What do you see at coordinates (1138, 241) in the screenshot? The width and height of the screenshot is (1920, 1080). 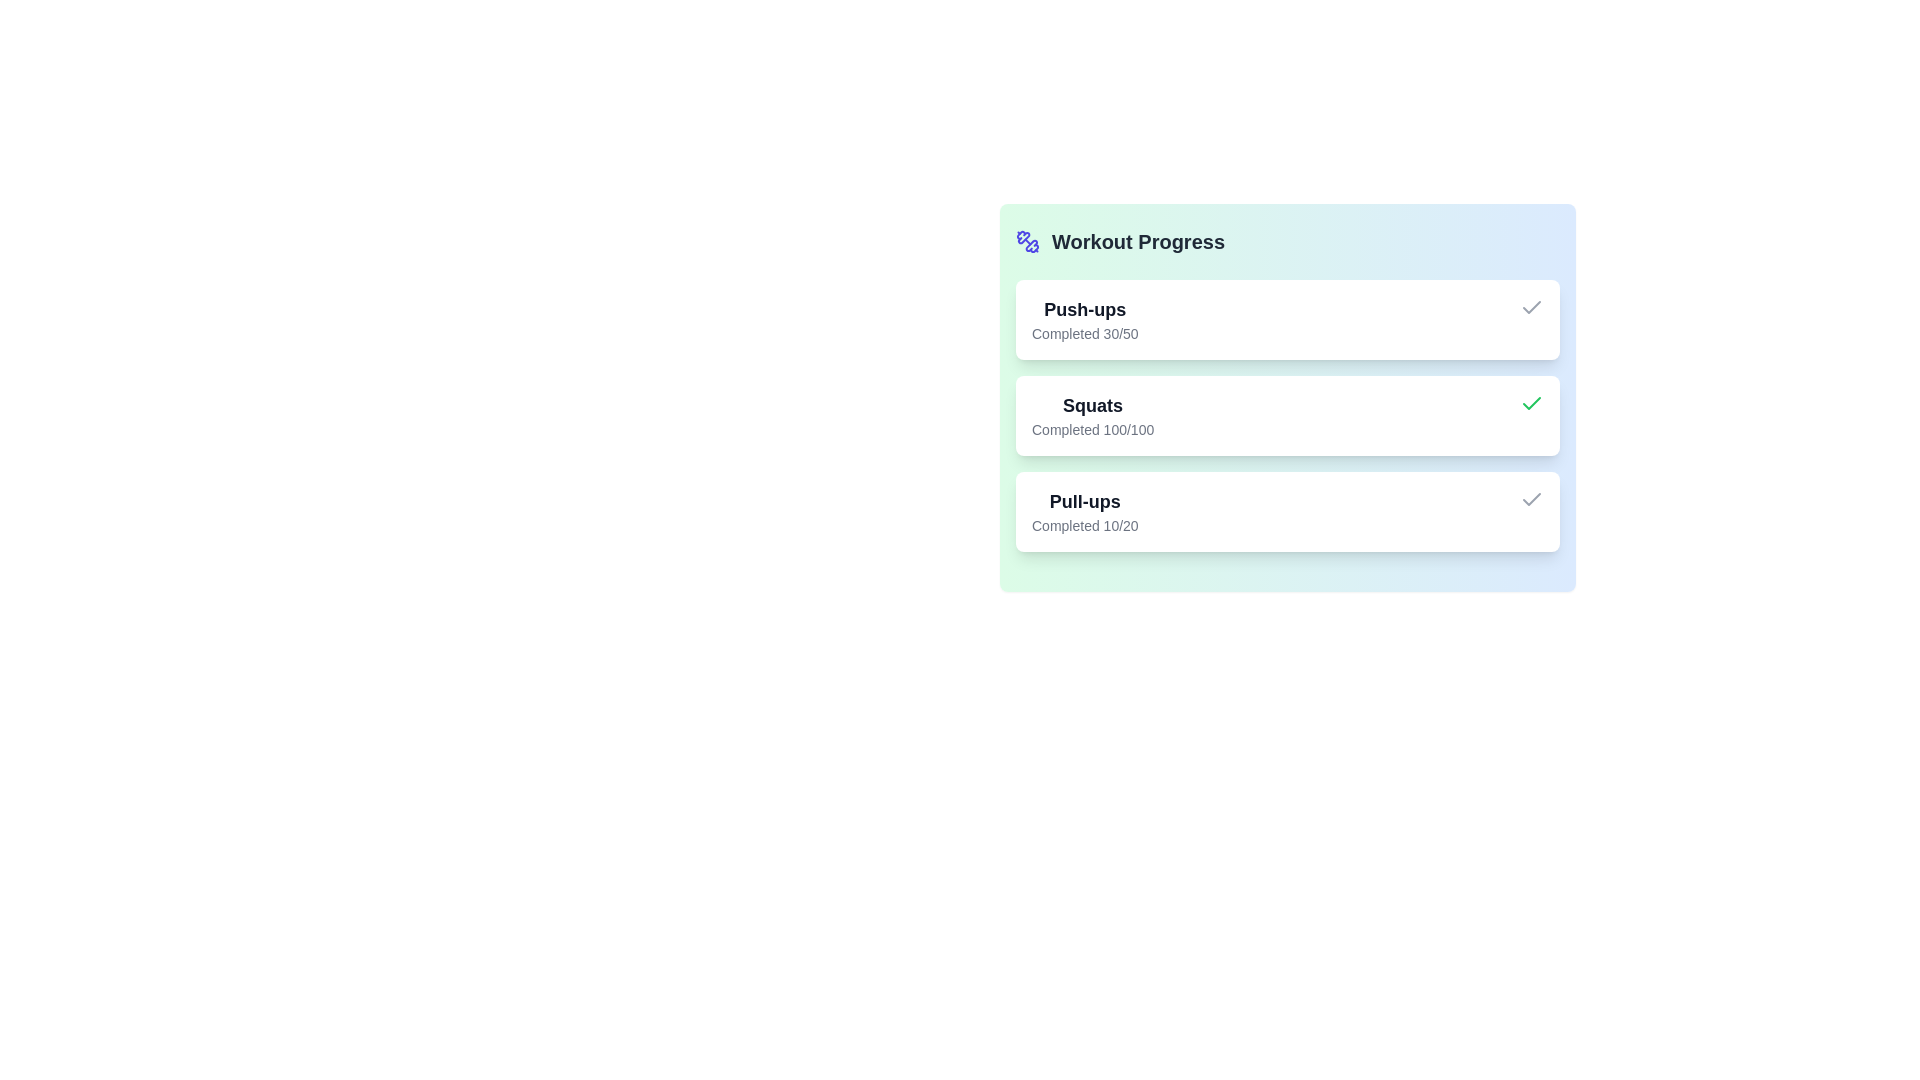 I see `the static text heading labeled 'Workout Progress', which is prominently displayed in a large dark gray font within a distinct panel` at bounding box center [1138, 241].